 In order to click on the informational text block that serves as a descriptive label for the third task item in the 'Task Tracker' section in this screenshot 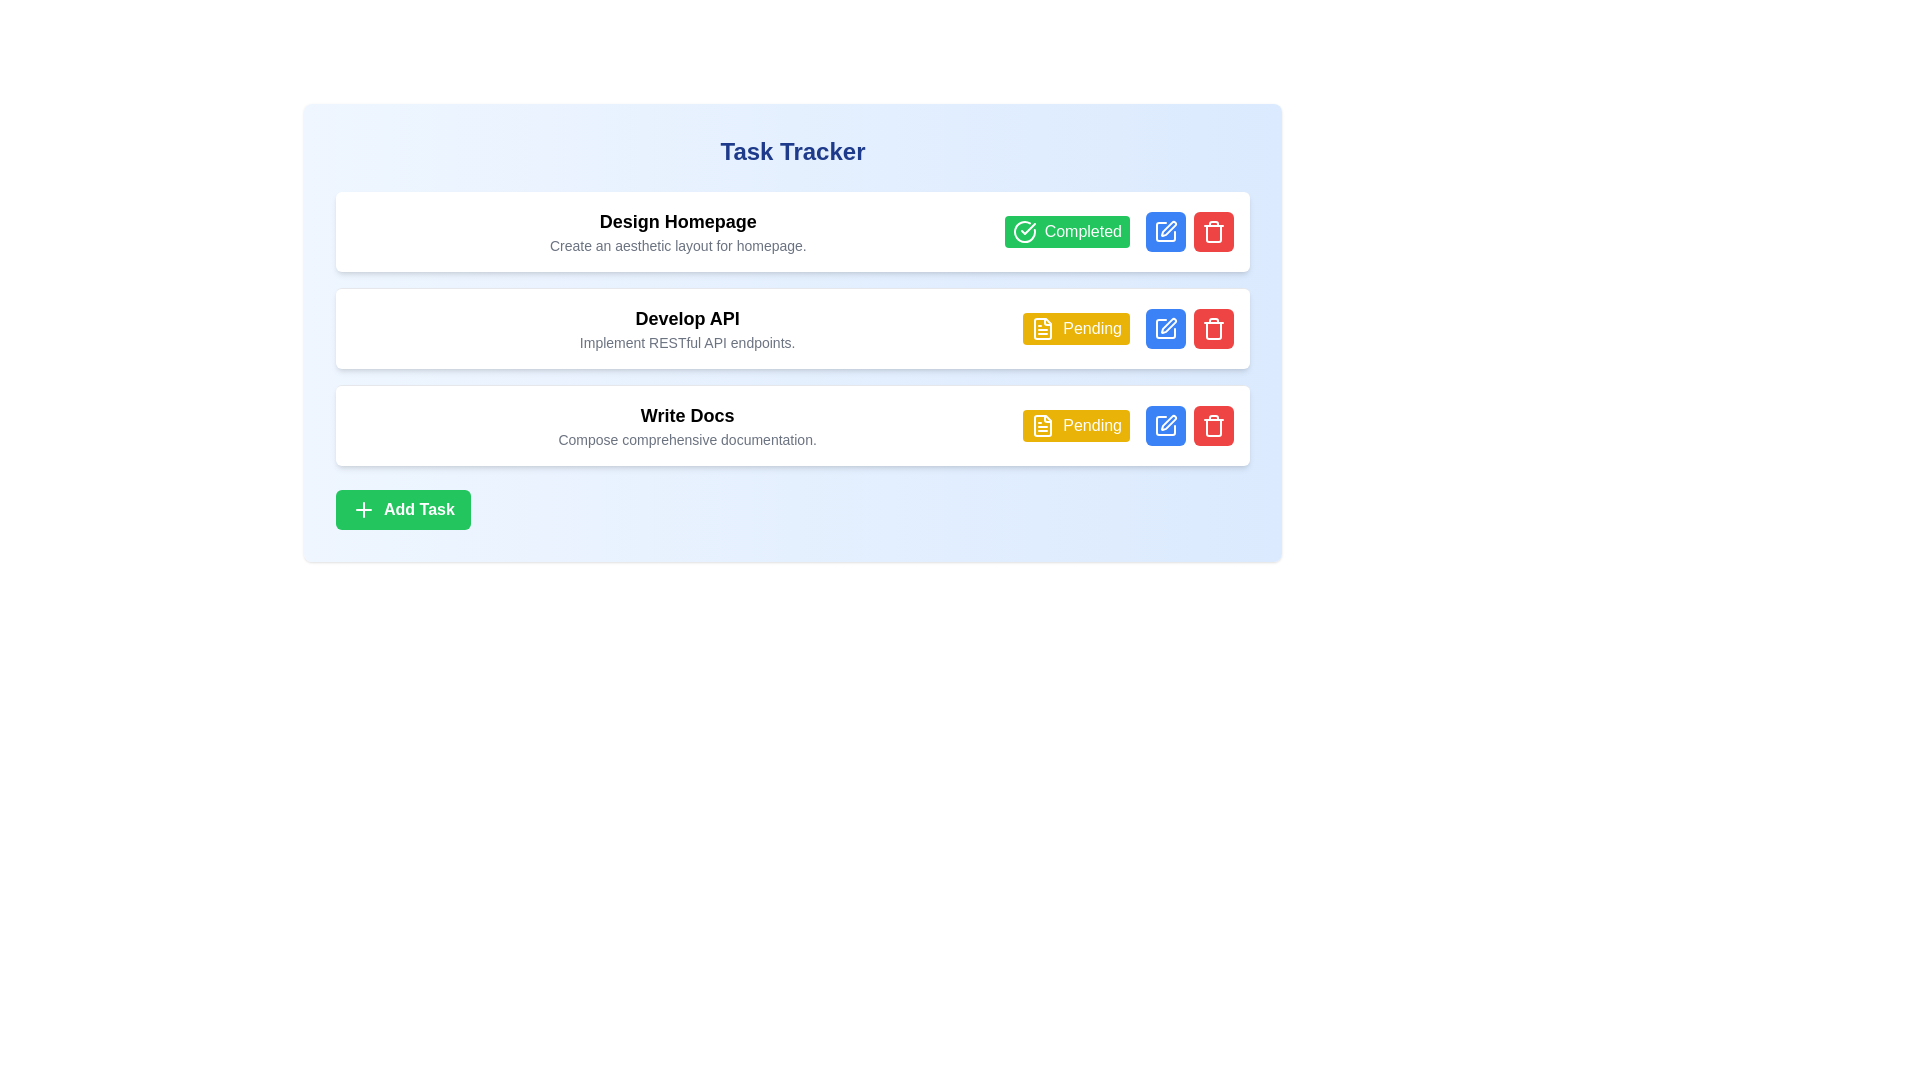, I will do `click(687, 424)`.